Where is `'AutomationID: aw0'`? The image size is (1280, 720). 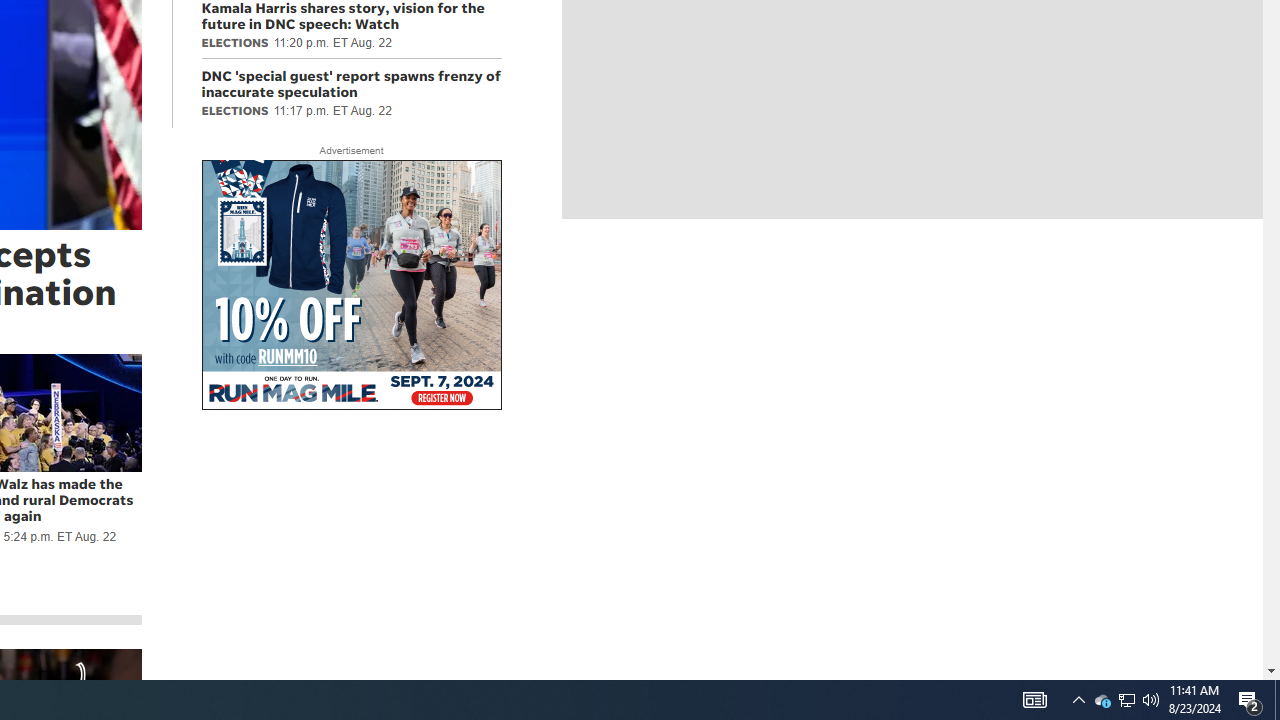
'AutomationID: aw0' is located at coordinates (351, 286).